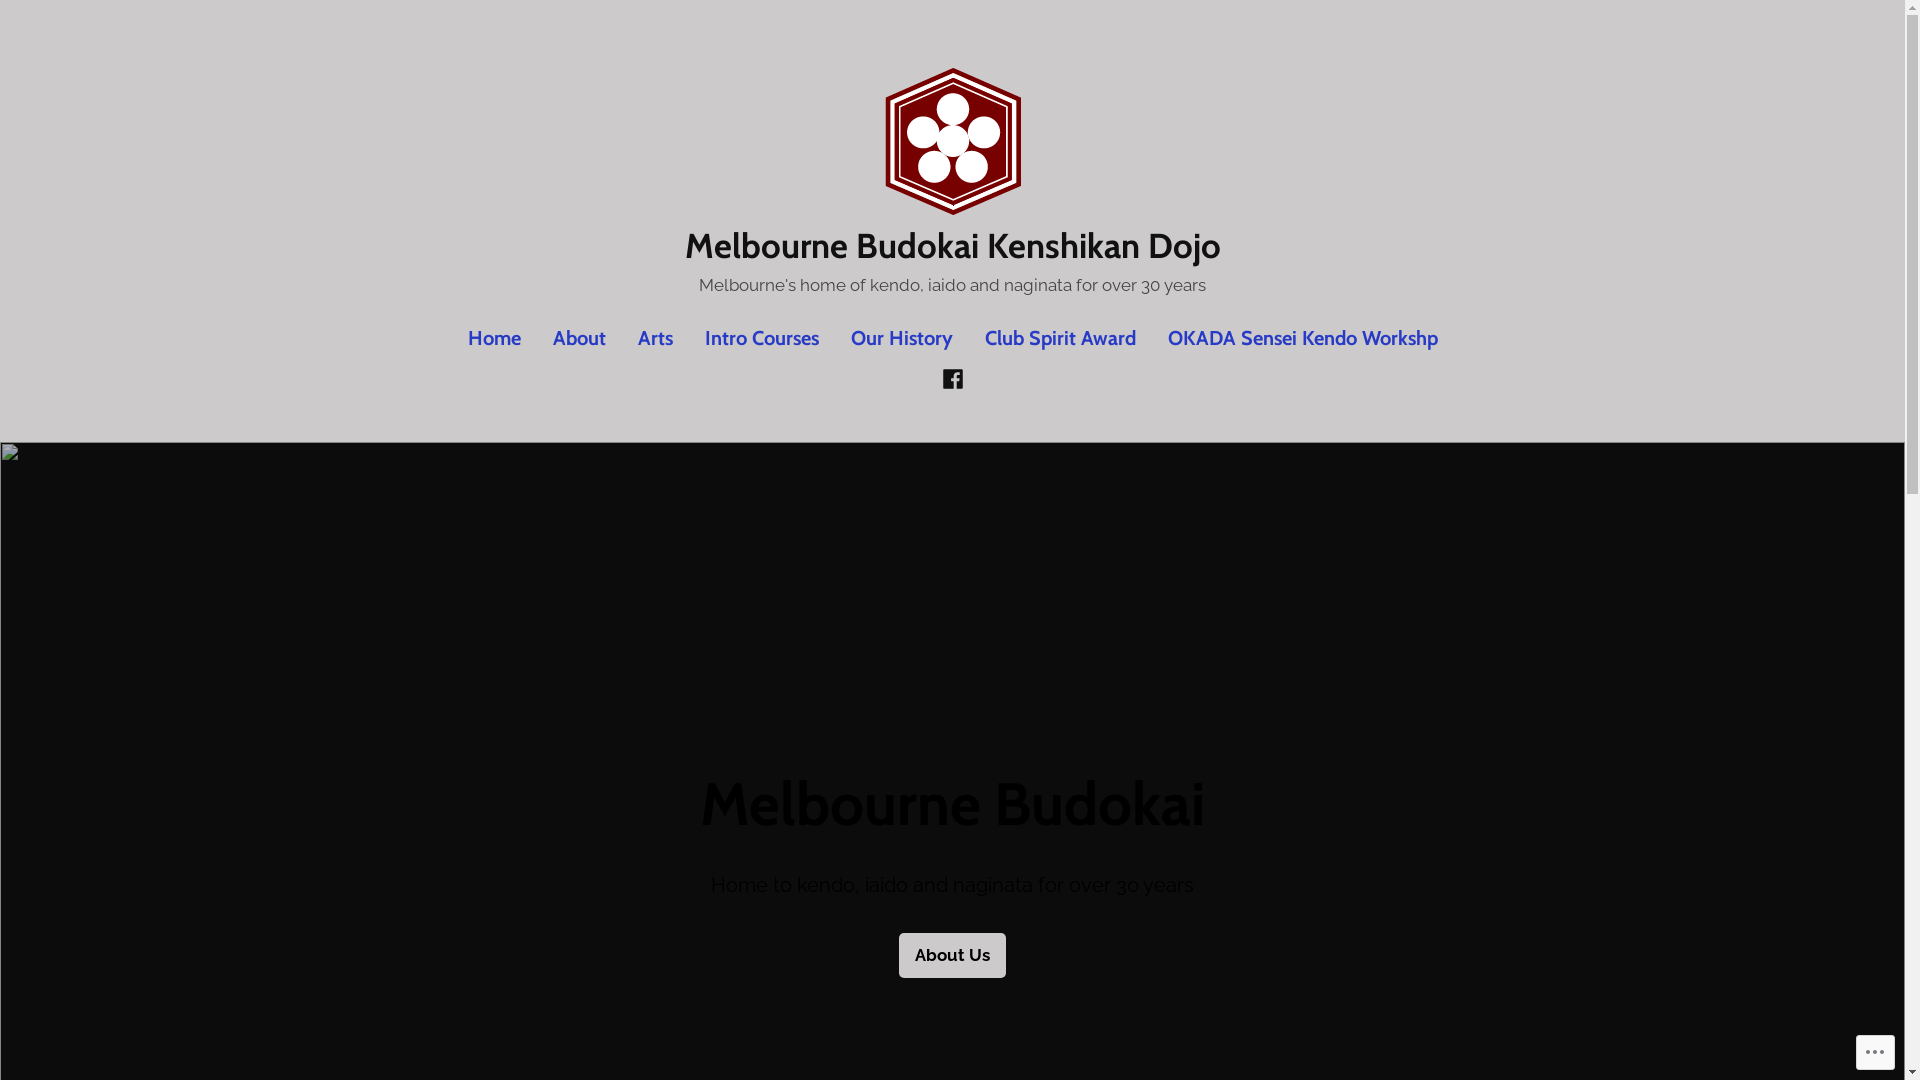  I want to click on 'Arts', so click(621, 336).